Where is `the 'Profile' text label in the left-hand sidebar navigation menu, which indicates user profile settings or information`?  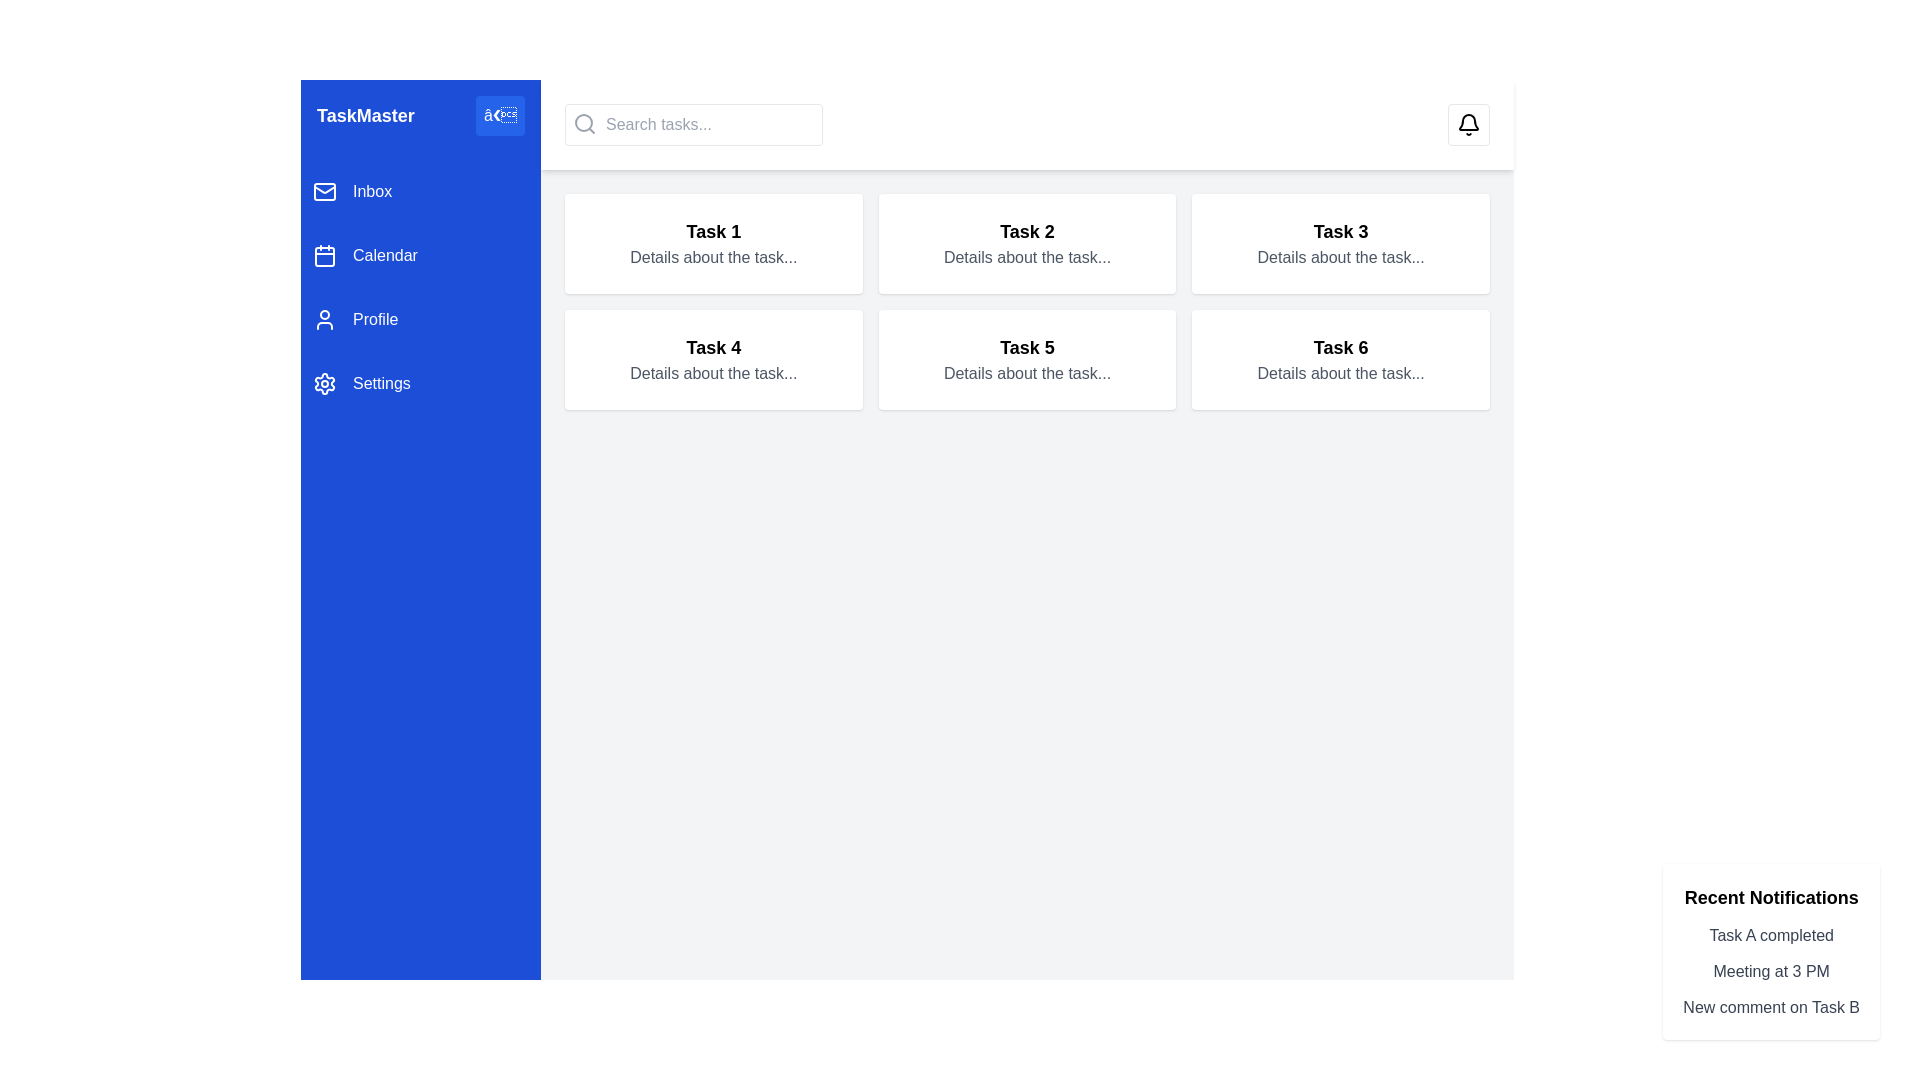 the 'Profile' text label in the left-hand sidebar navigation menu, which indicates user profile settings or information is located at coordinates (375, 319).